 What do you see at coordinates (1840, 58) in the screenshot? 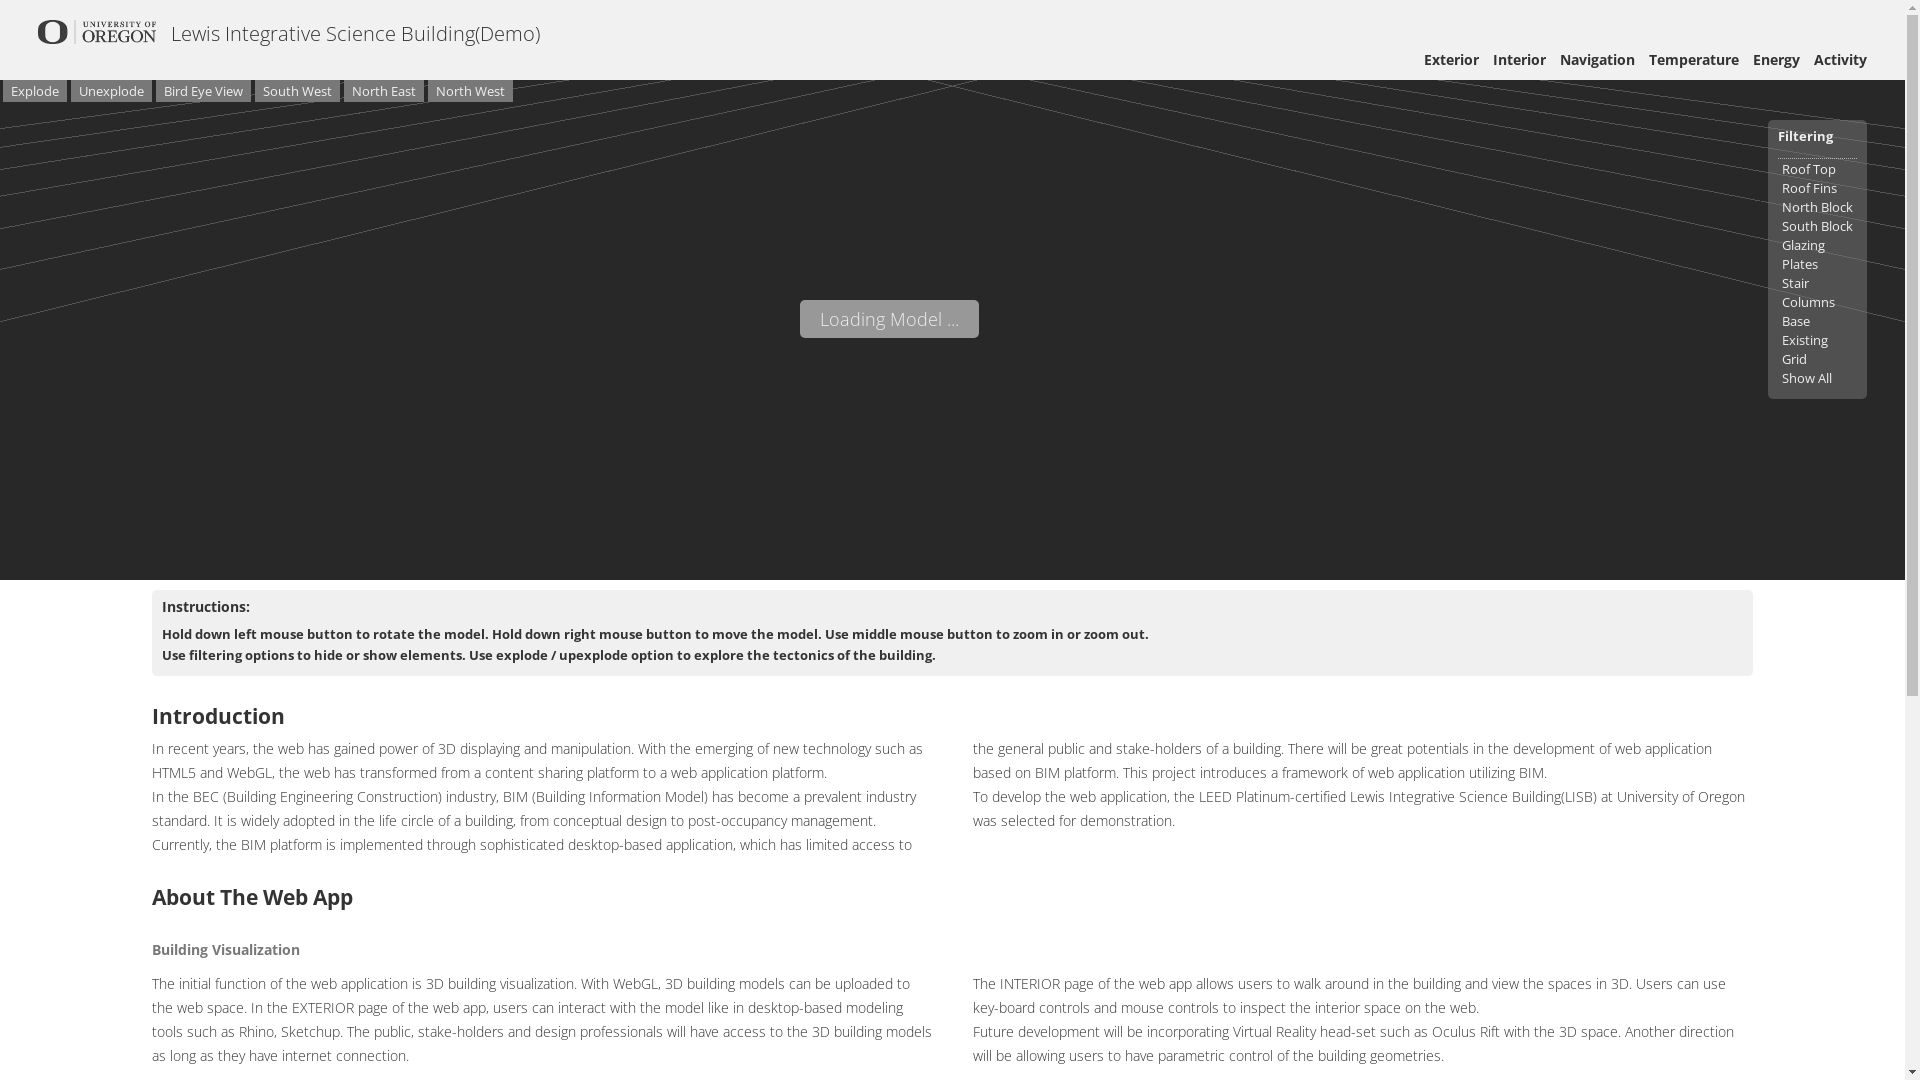
I see `'Activity'` at bounding box center [1840, 58].